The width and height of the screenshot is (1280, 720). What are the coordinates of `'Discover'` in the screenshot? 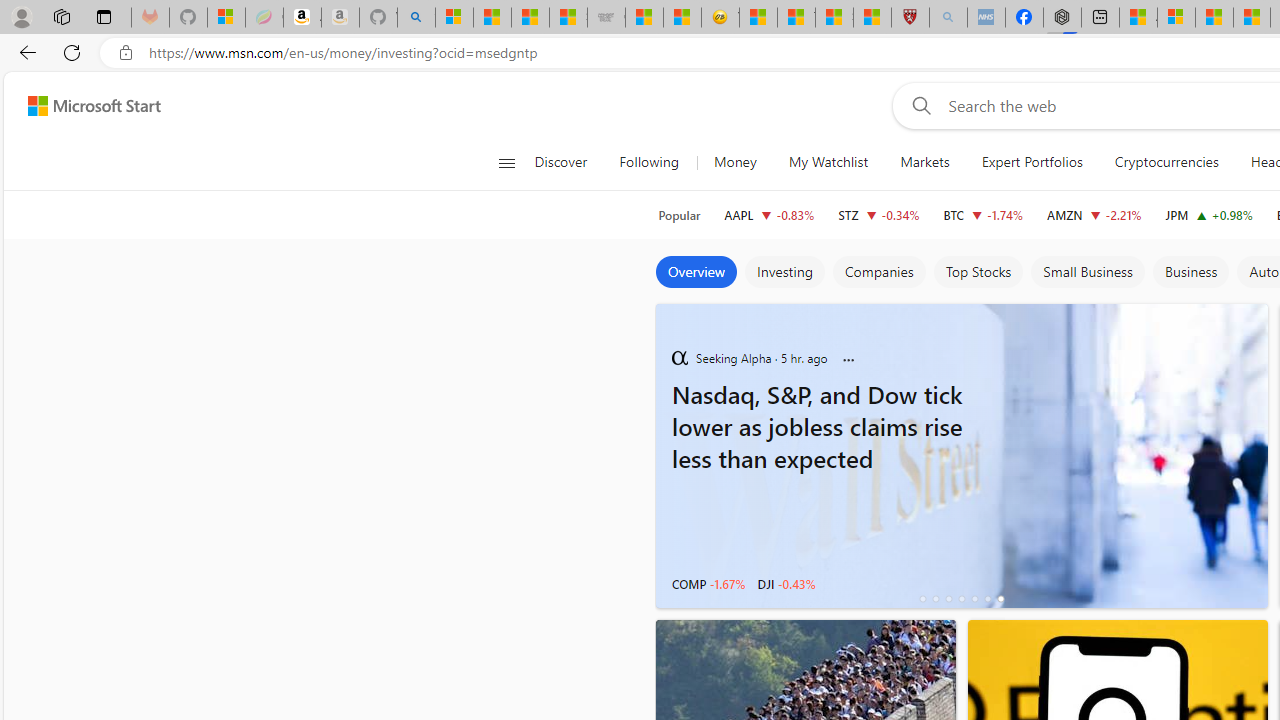 It's located at (560, 162).